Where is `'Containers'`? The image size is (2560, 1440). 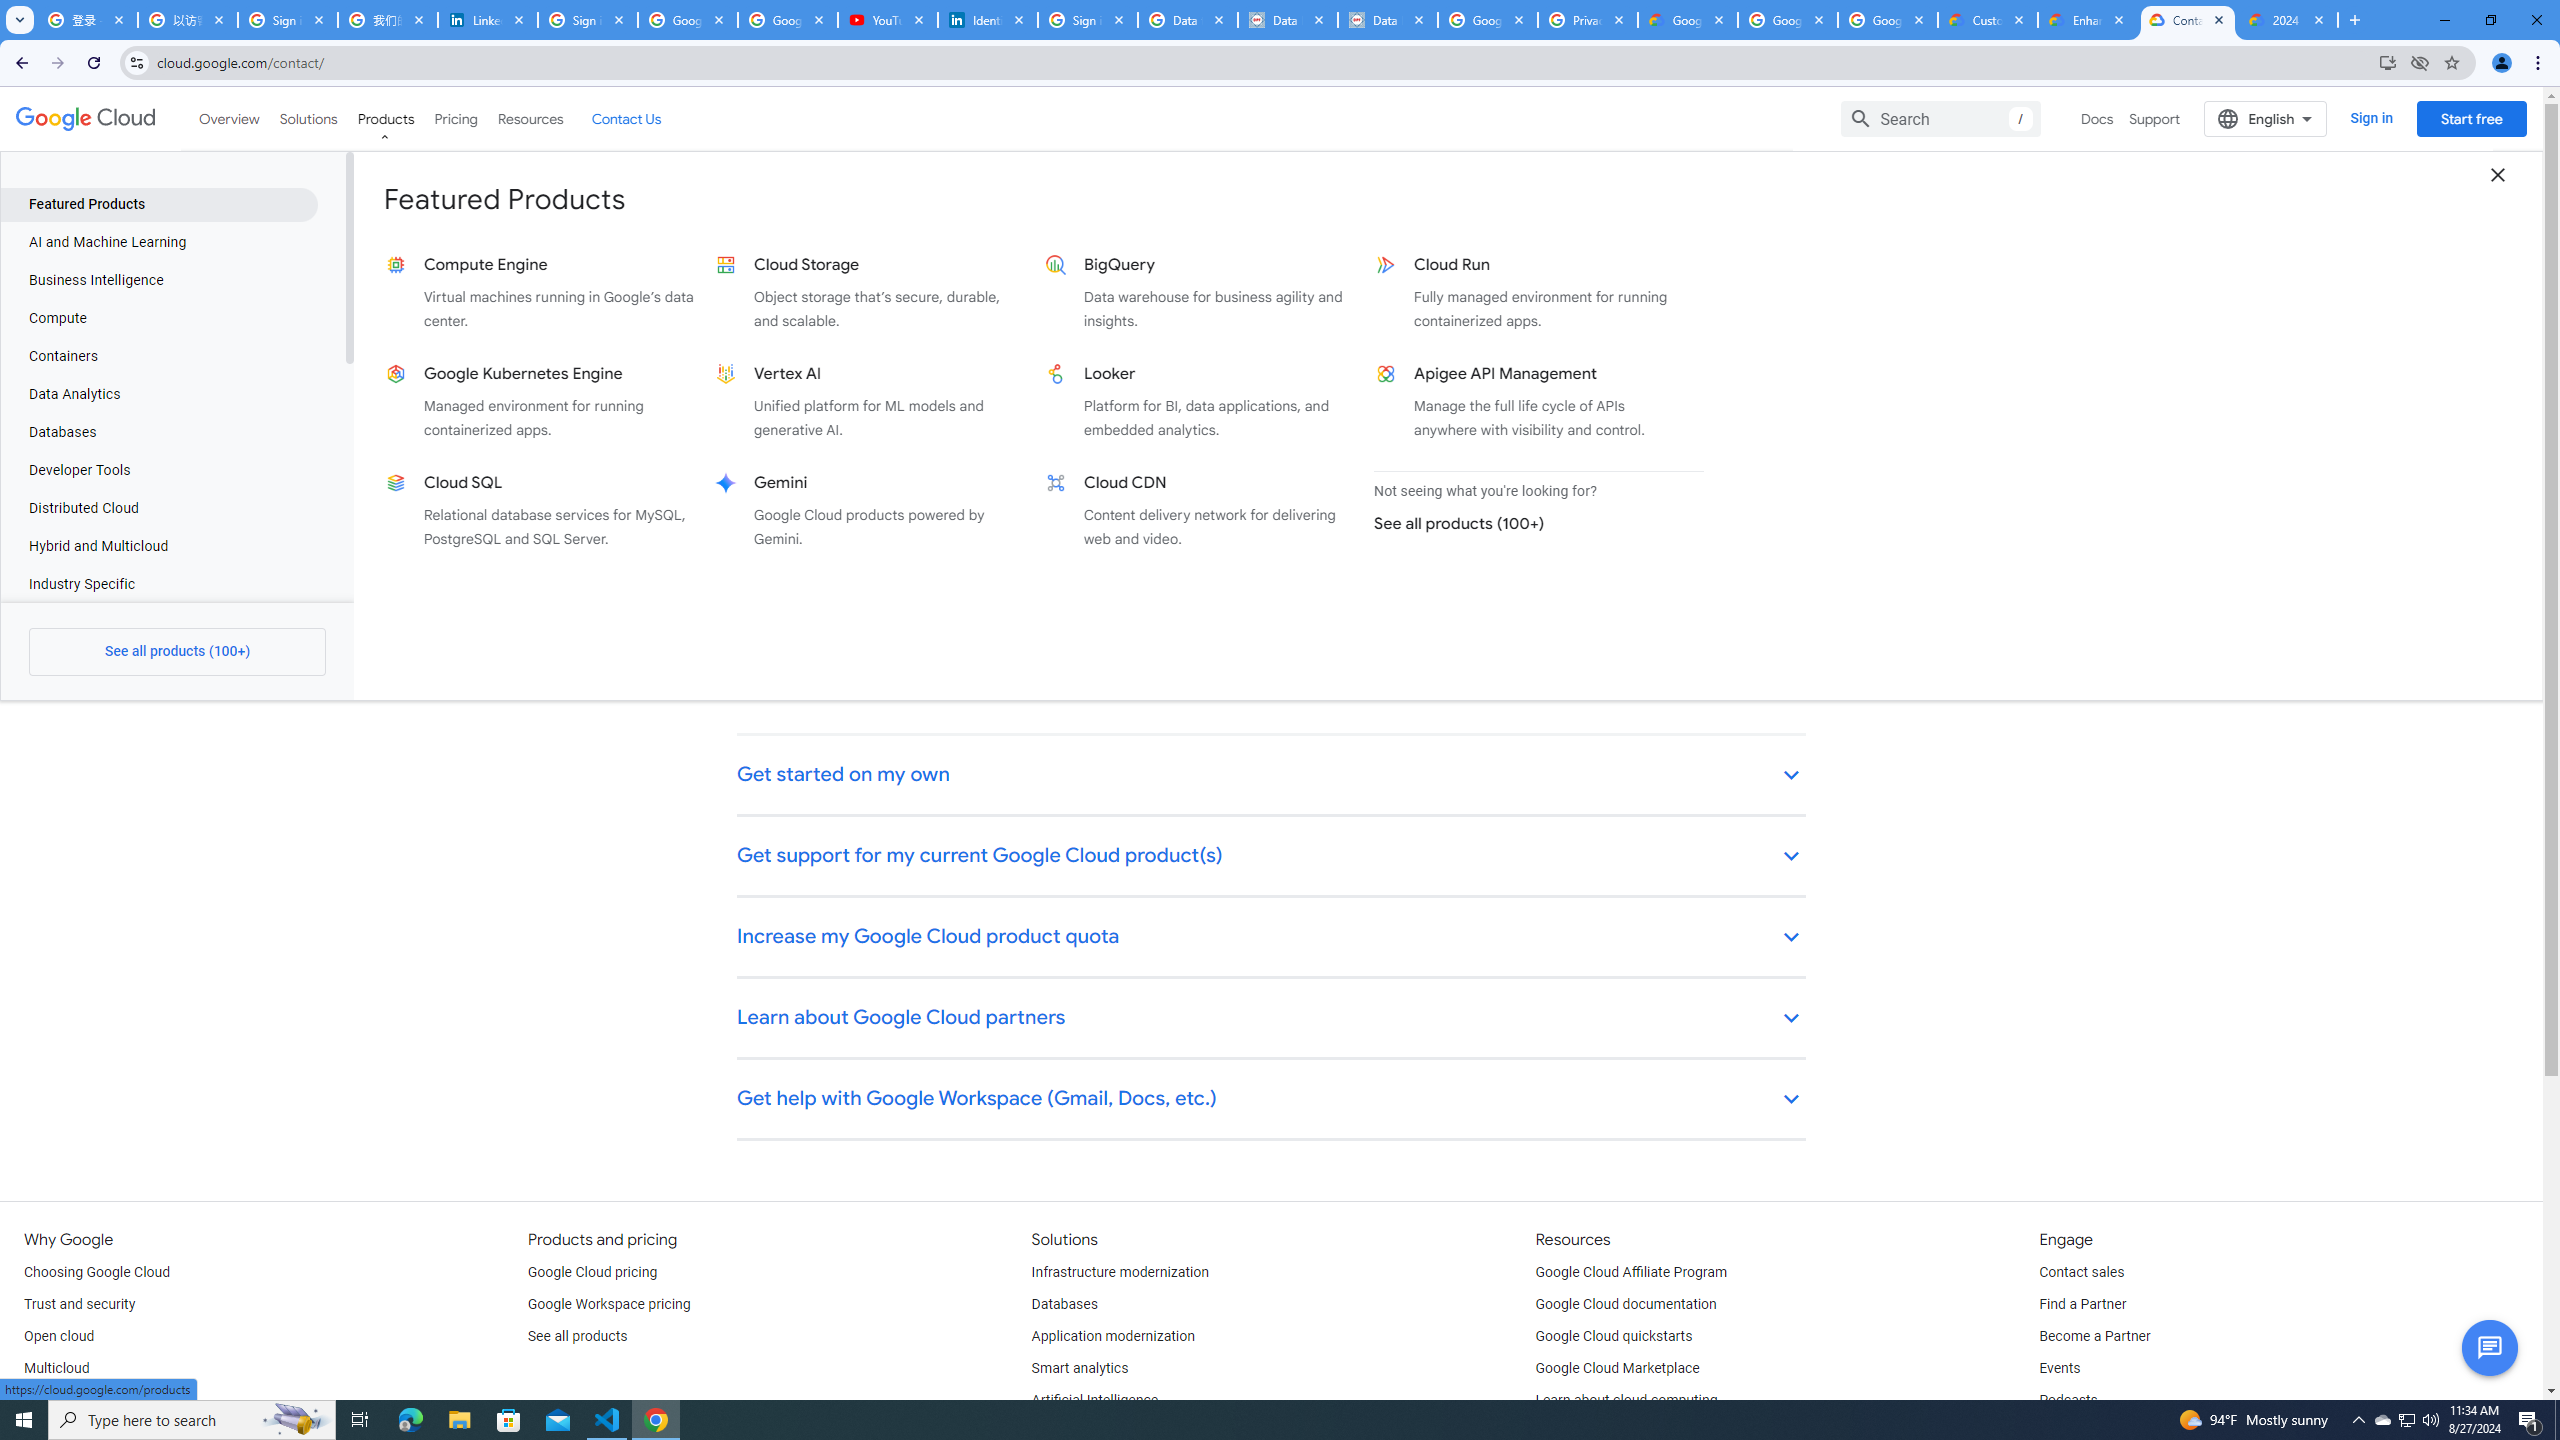 'Containers' is located at coordinates (158, 356).